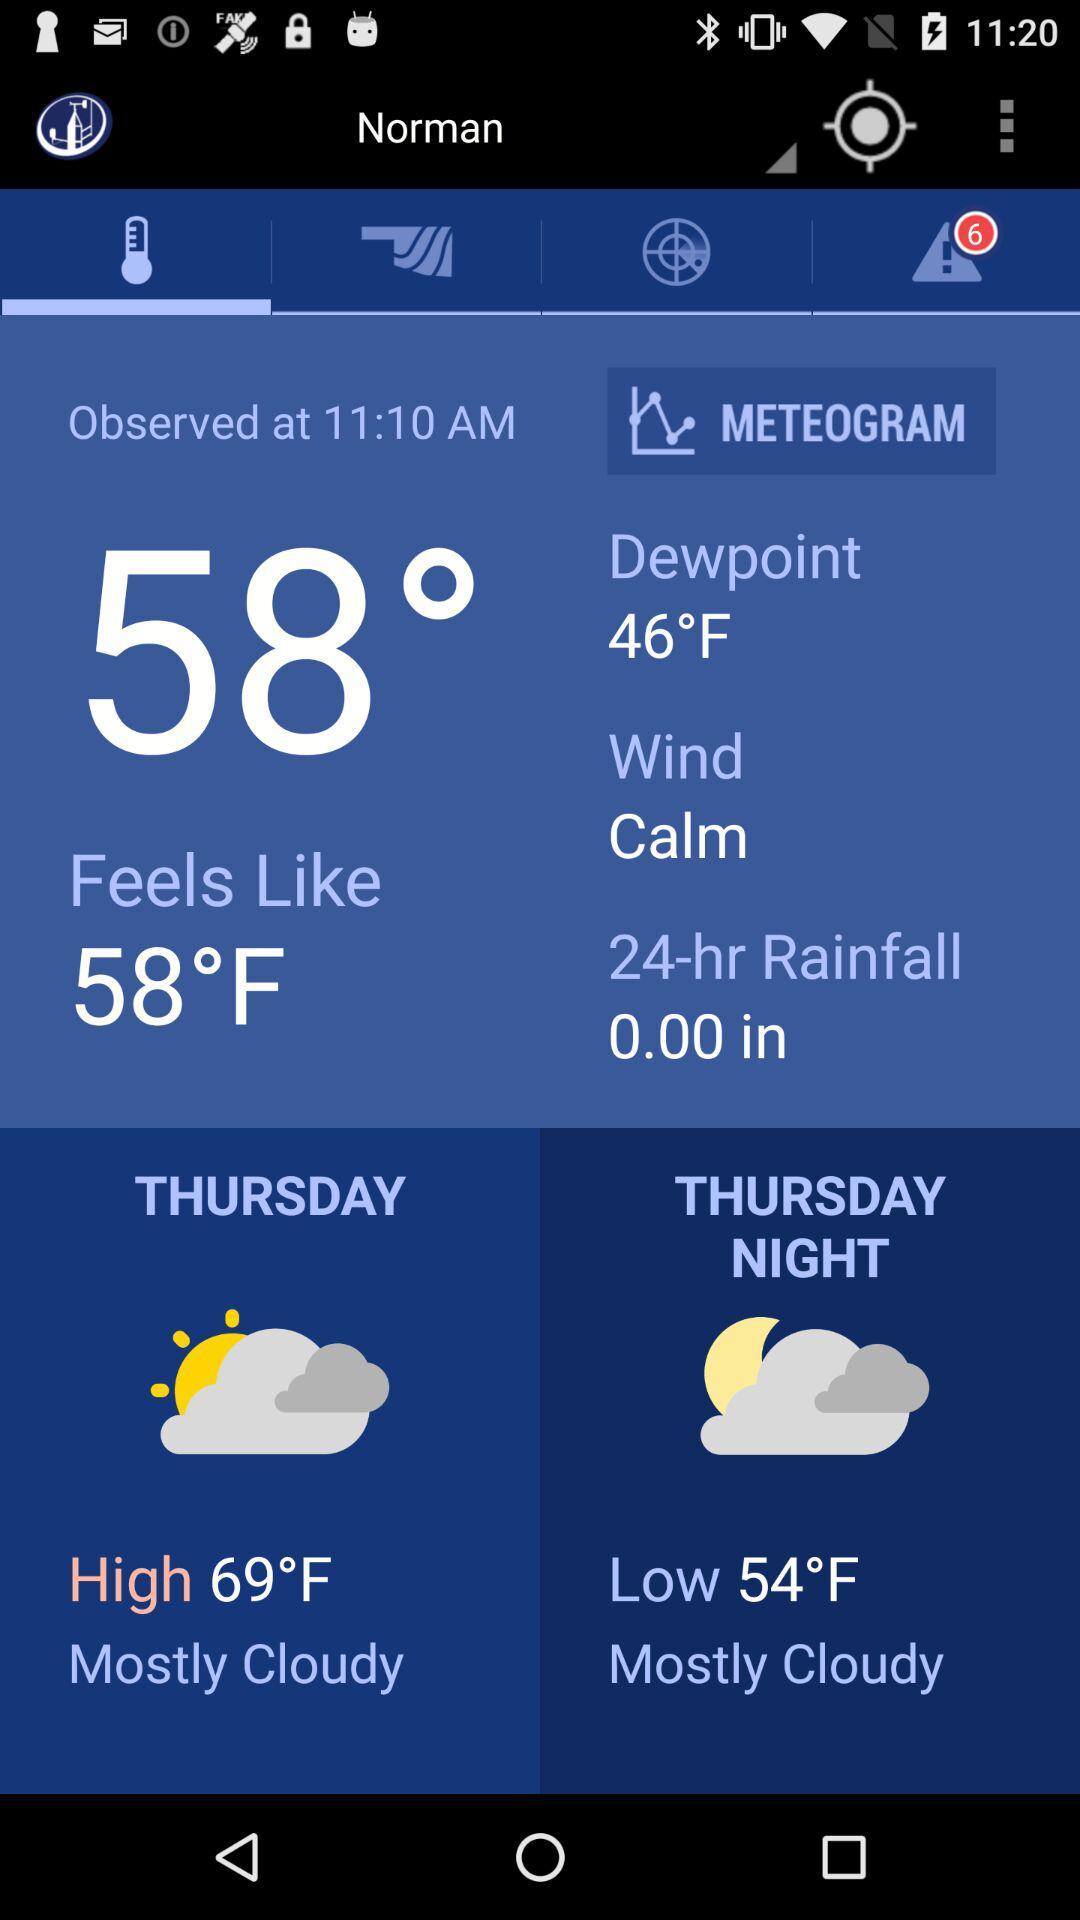 The height and width of the screenshot is (1920, 1080). Describe the element at coordinates (869, 124) in the screenshot. I see `the item to the right of the norman app` at that location.